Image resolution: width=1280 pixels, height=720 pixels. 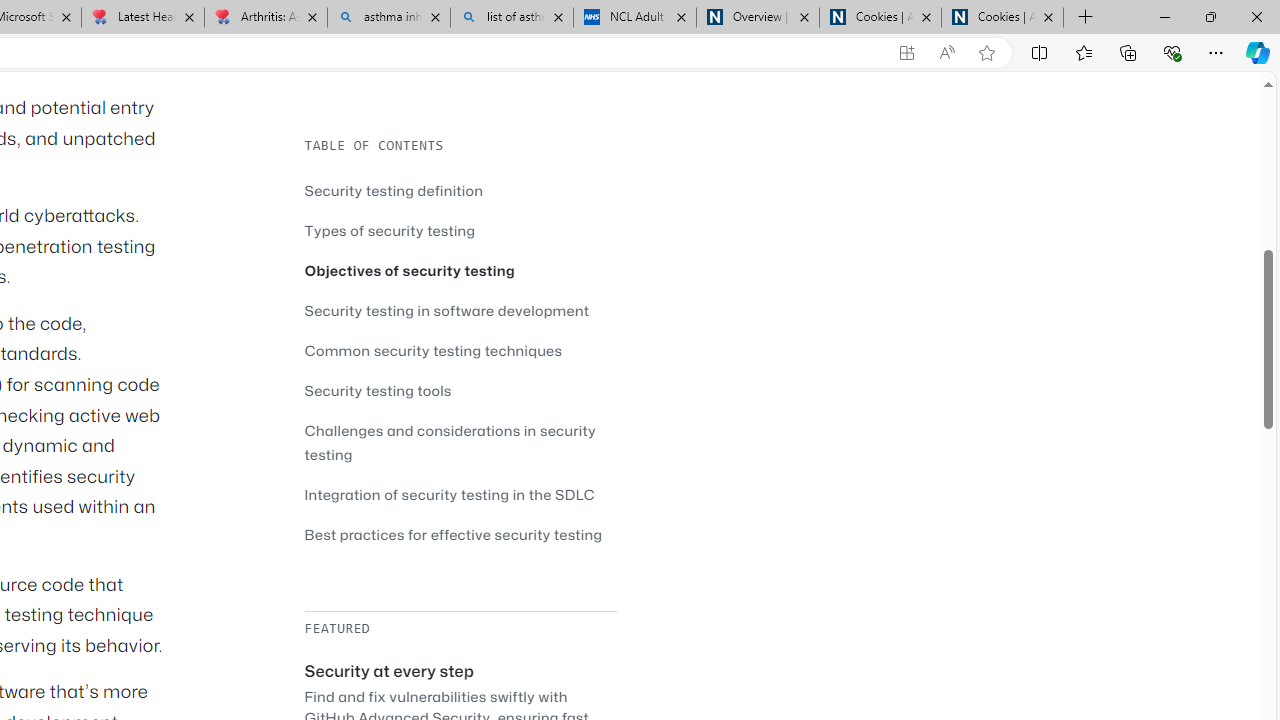 What do you see at coordinates (459, 533) in the screenshot?
I see `'Best practices for effective security testing'` at bounding box center [459, 533].